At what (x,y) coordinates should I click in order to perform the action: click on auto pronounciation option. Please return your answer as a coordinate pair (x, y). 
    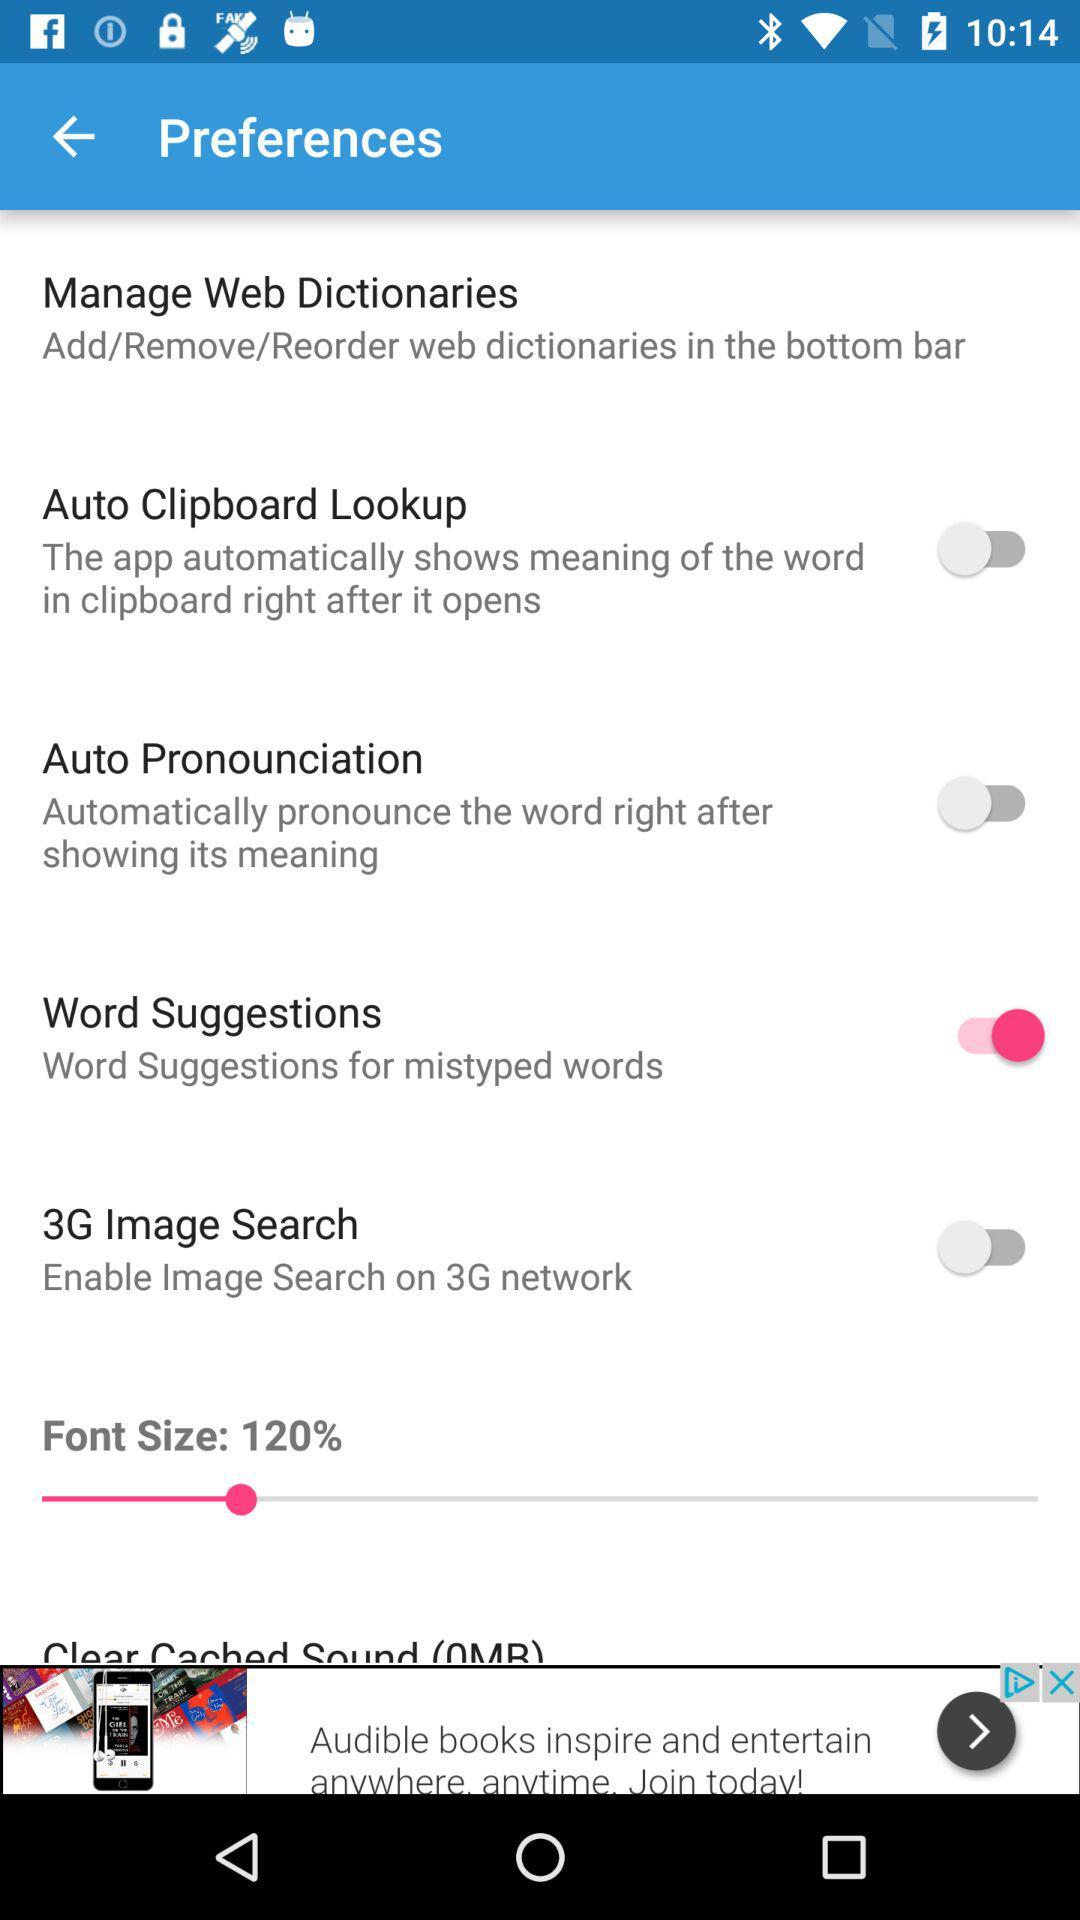
    Looking at the image, I should click on (991, 802).